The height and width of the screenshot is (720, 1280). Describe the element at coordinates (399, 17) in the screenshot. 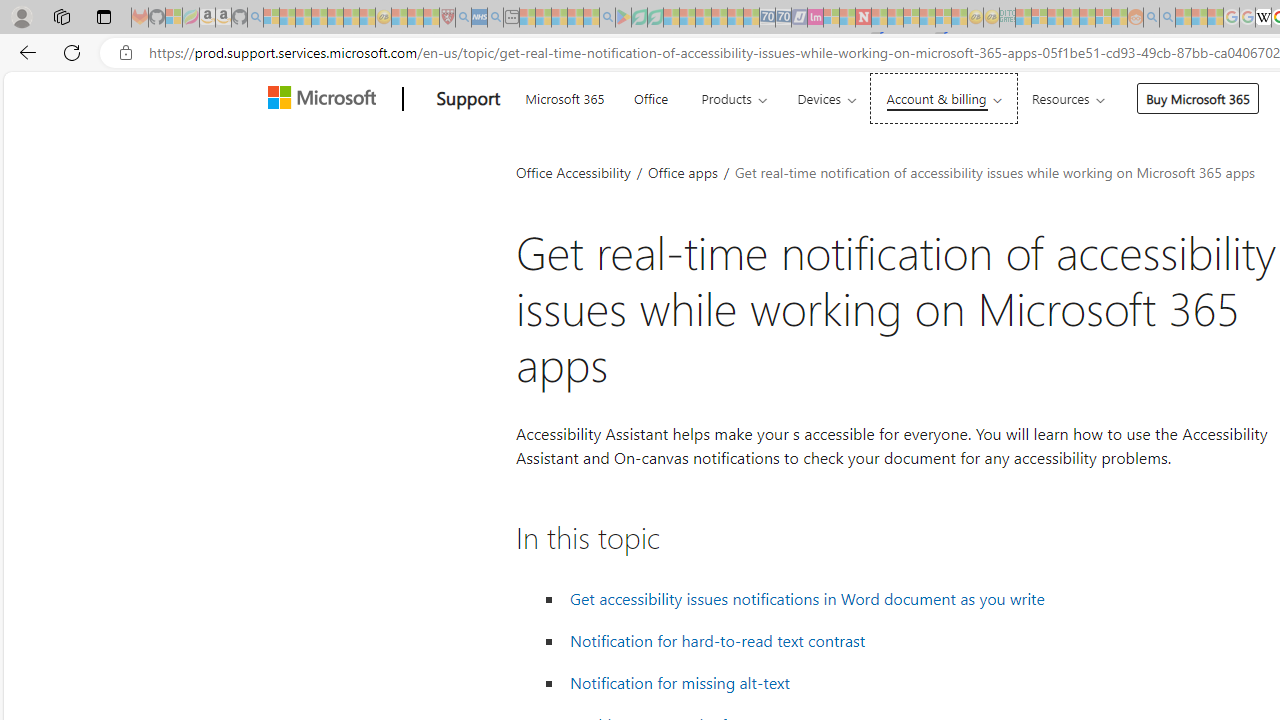

I see `'Recipes - MSN - Sleeping'` at that location.